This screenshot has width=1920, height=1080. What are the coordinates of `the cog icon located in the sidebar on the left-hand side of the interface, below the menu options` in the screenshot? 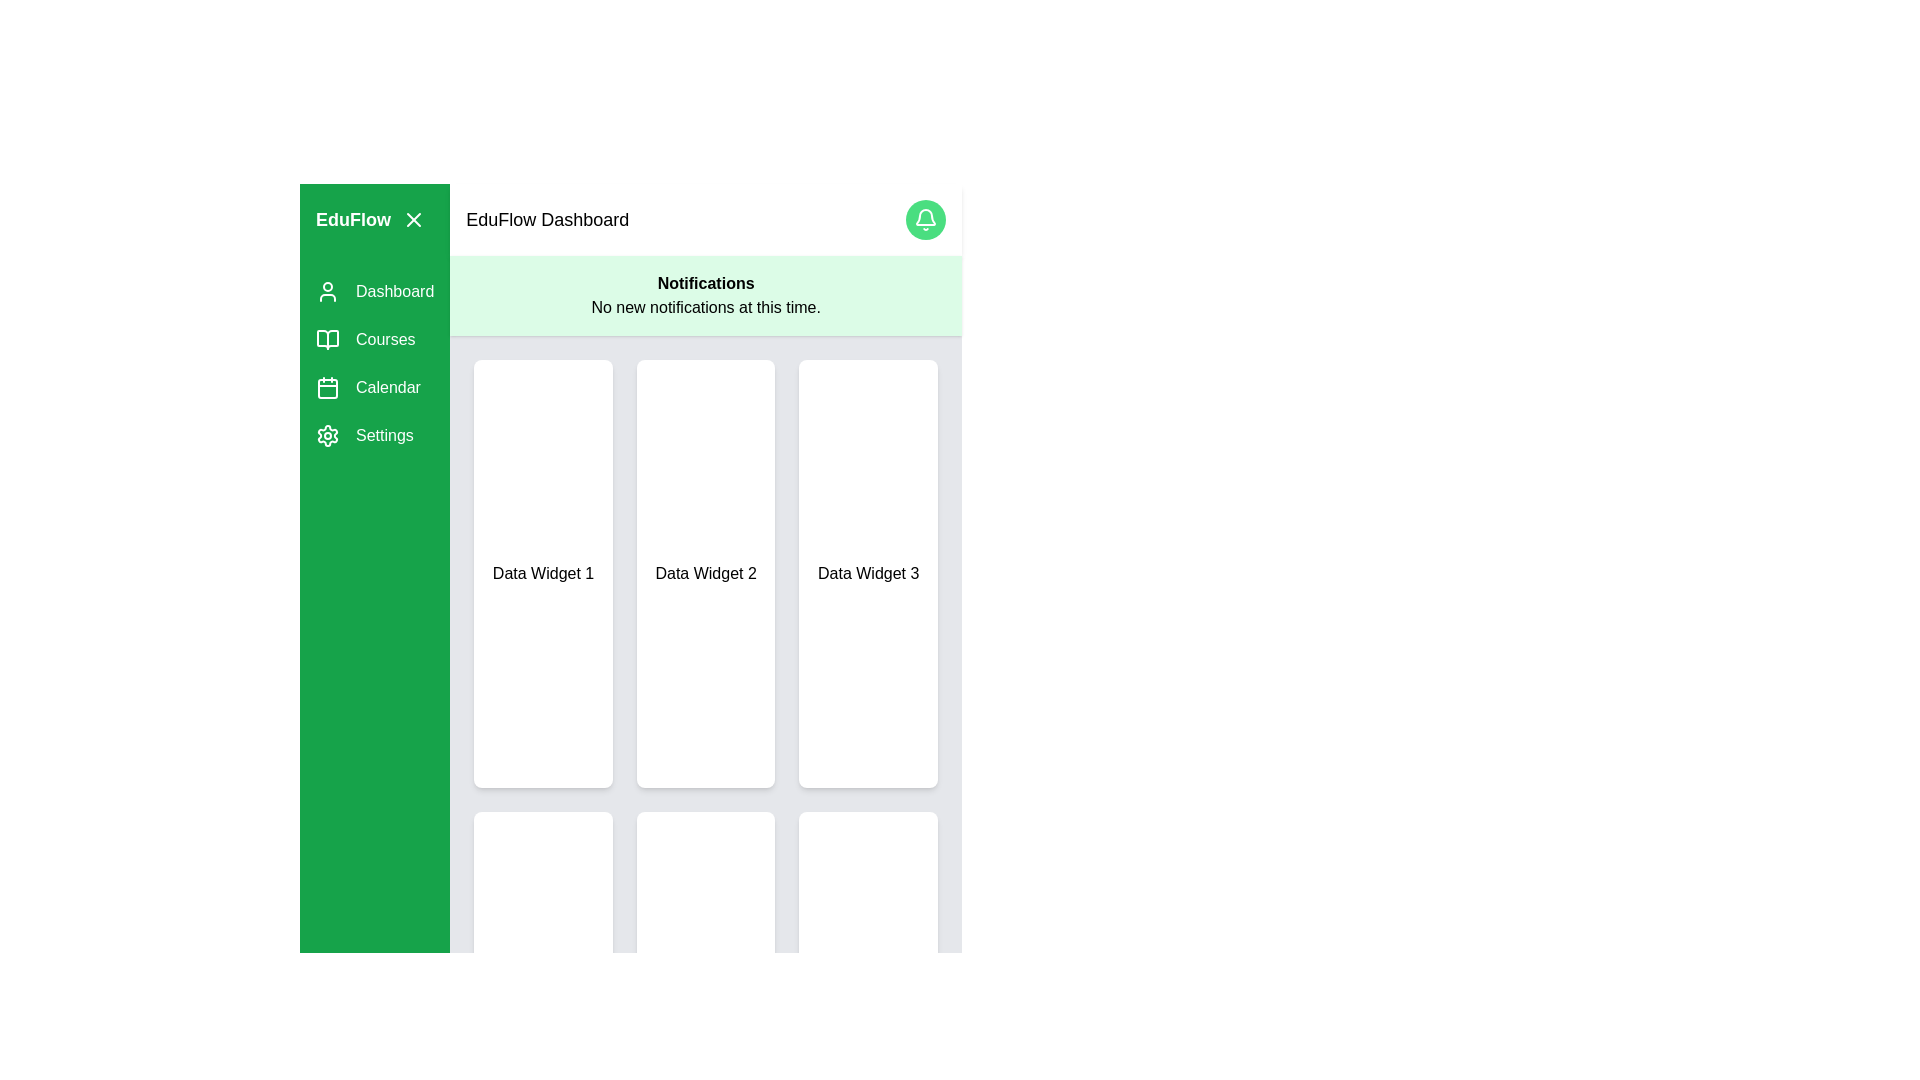 It's located at (327, 434).